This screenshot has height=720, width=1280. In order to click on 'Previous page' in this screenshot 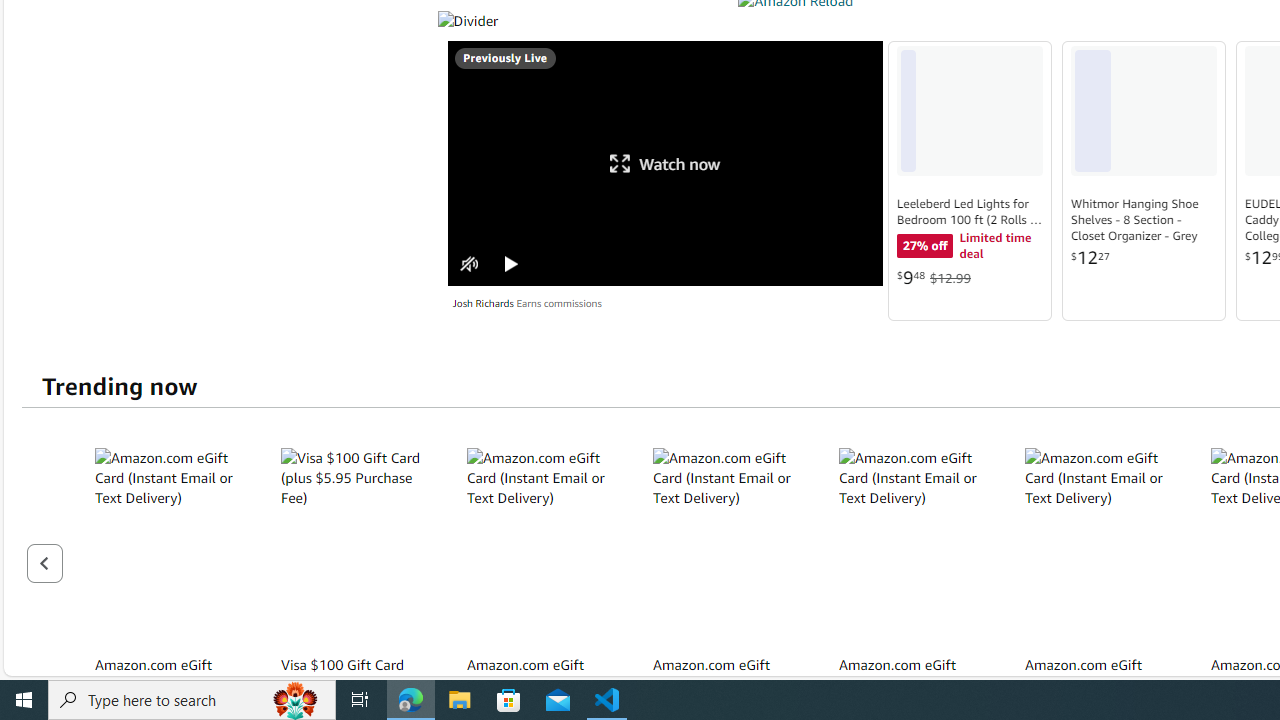, I will do `click(44, 563)`.